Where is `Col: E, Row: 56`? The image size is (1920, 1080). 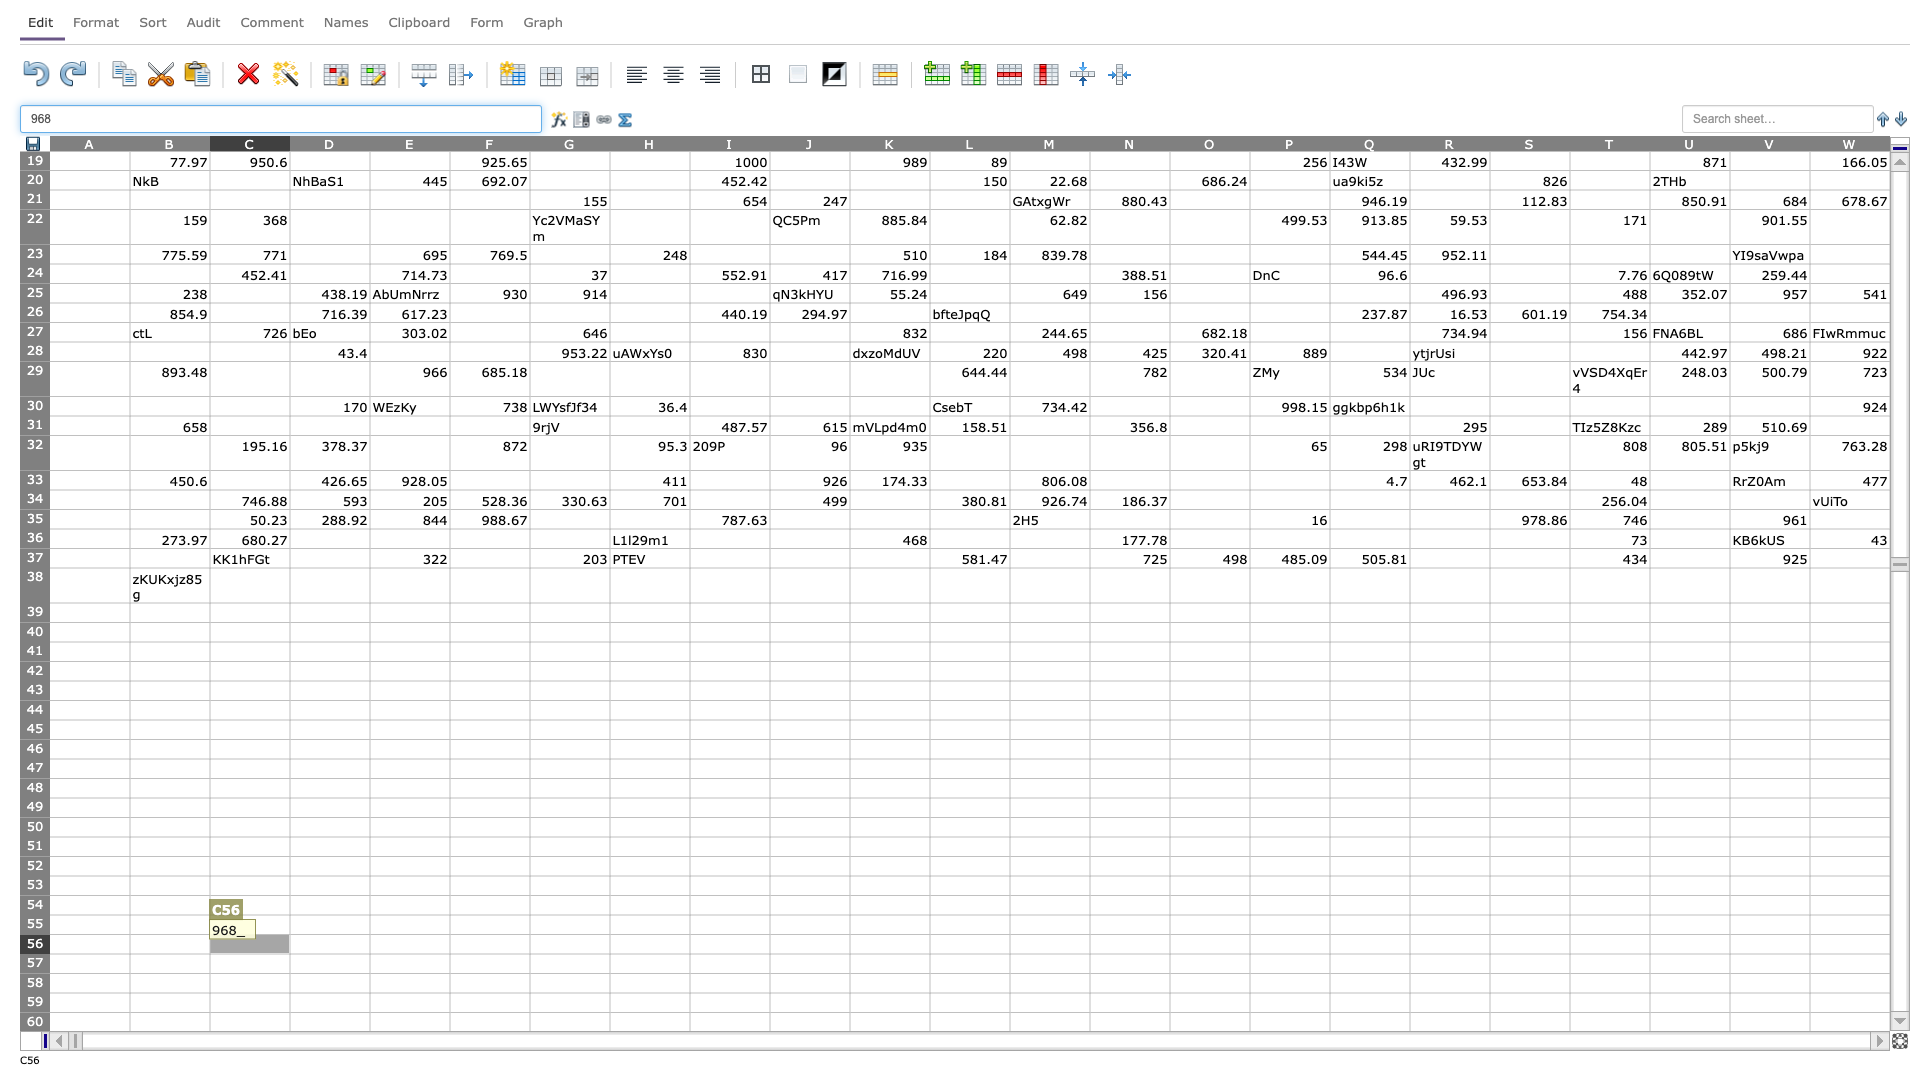
Col: E, Row: 56 is located at coordinates (408, 944).